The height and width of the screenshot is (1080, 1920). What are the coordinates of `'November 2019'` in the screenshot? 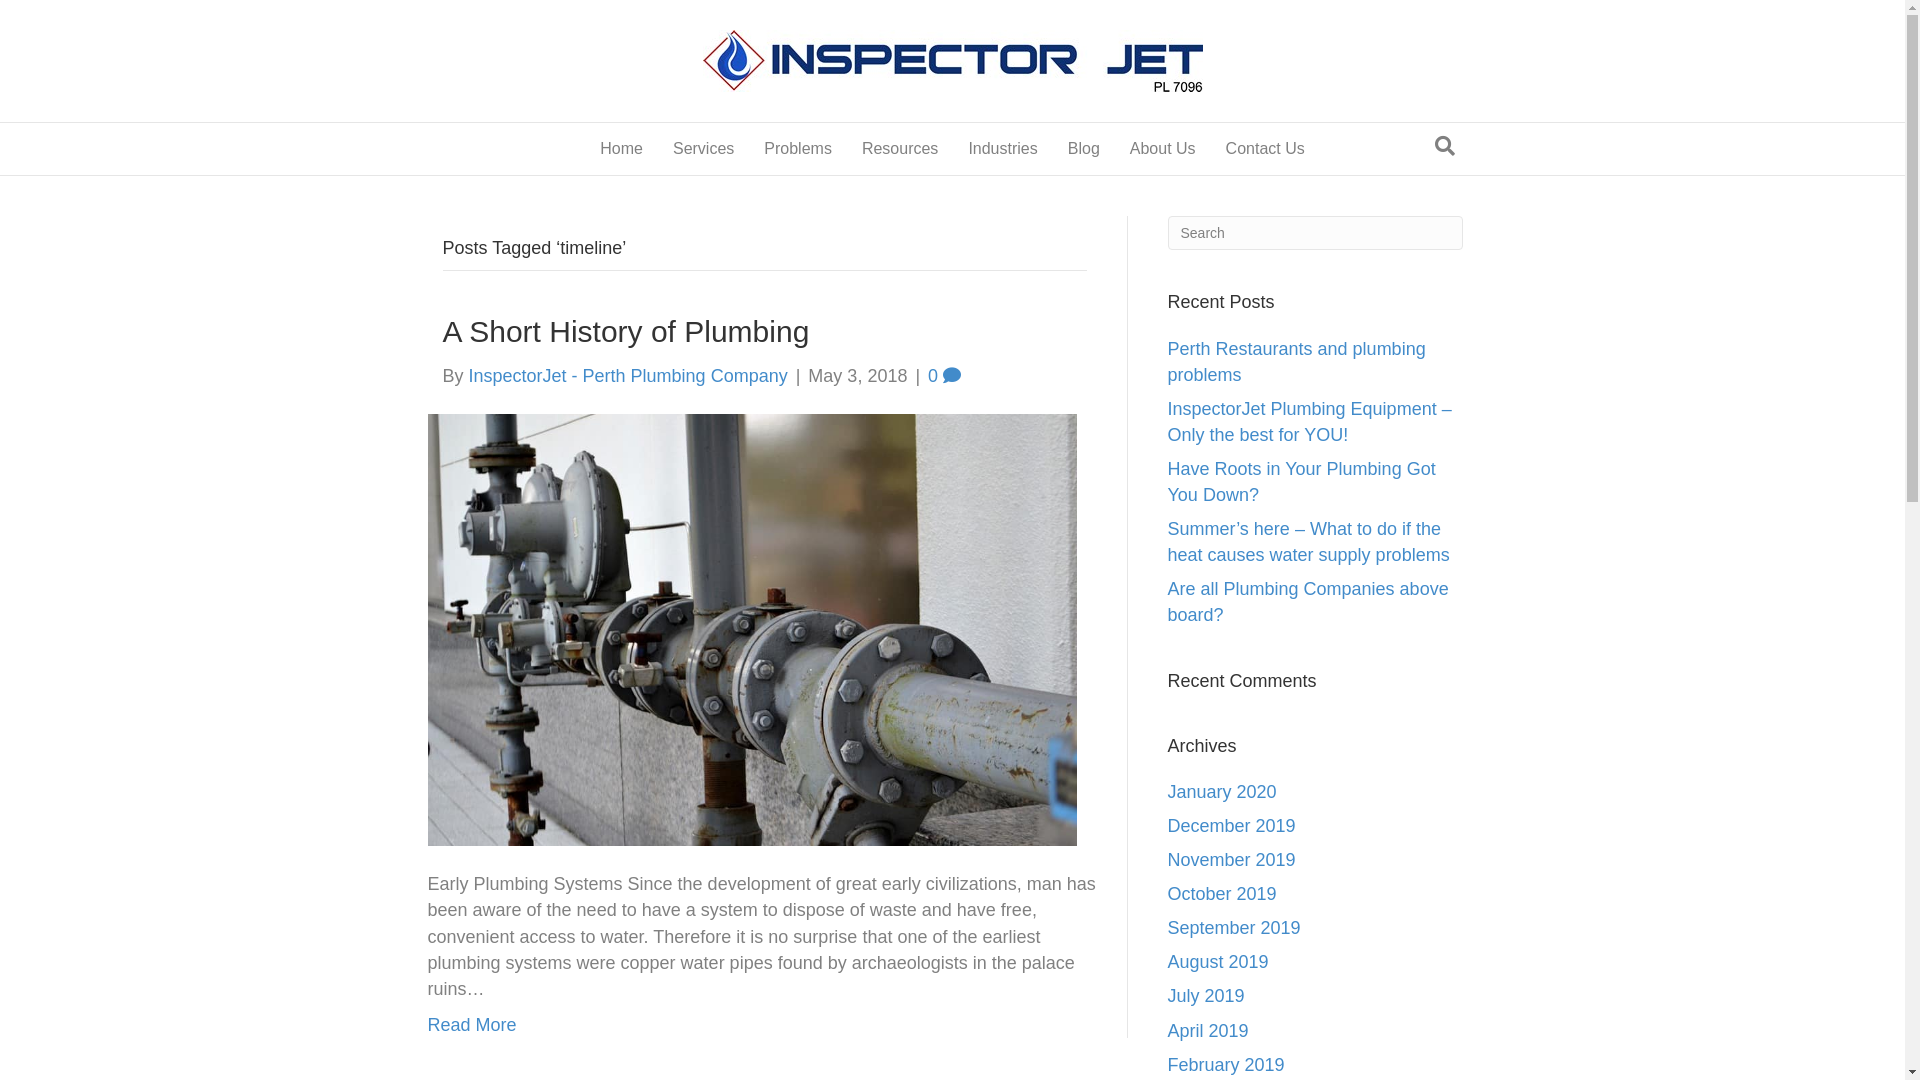 It's located at (1167, 859).